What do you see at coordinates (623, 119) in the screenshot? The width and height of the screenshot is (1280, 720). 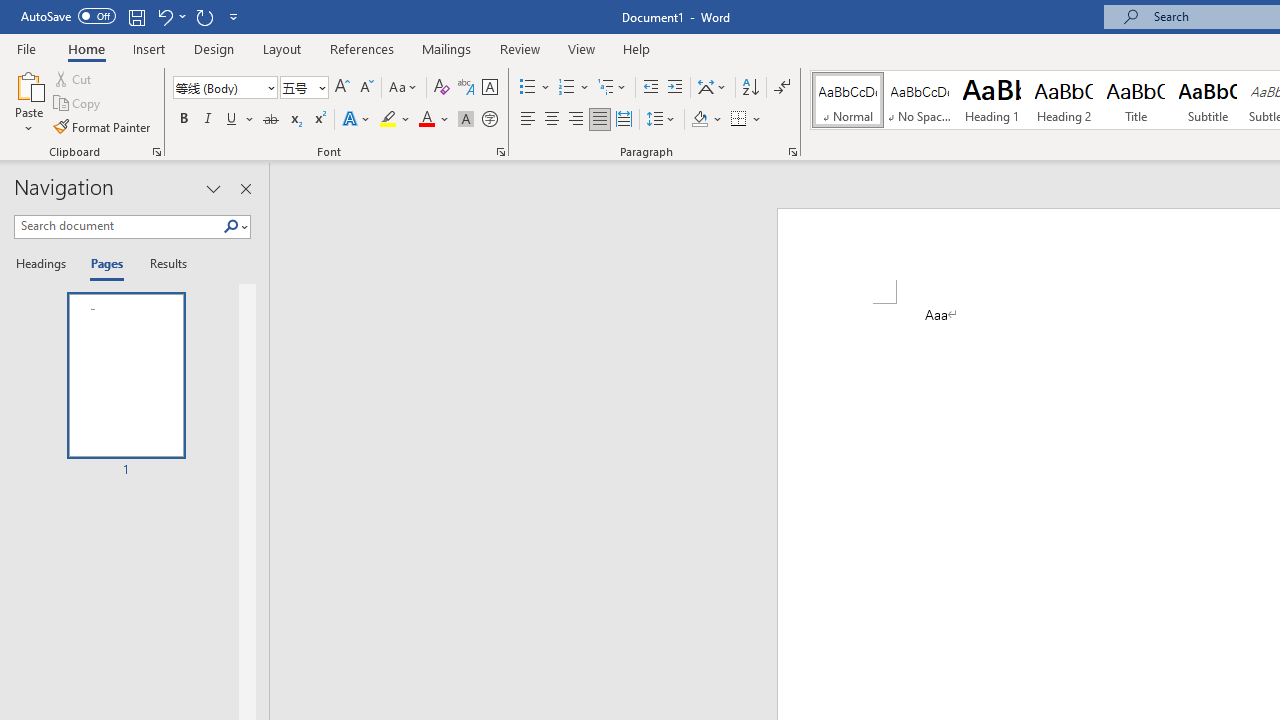 I see `'Distributed'` at bounding box center [623, 119].